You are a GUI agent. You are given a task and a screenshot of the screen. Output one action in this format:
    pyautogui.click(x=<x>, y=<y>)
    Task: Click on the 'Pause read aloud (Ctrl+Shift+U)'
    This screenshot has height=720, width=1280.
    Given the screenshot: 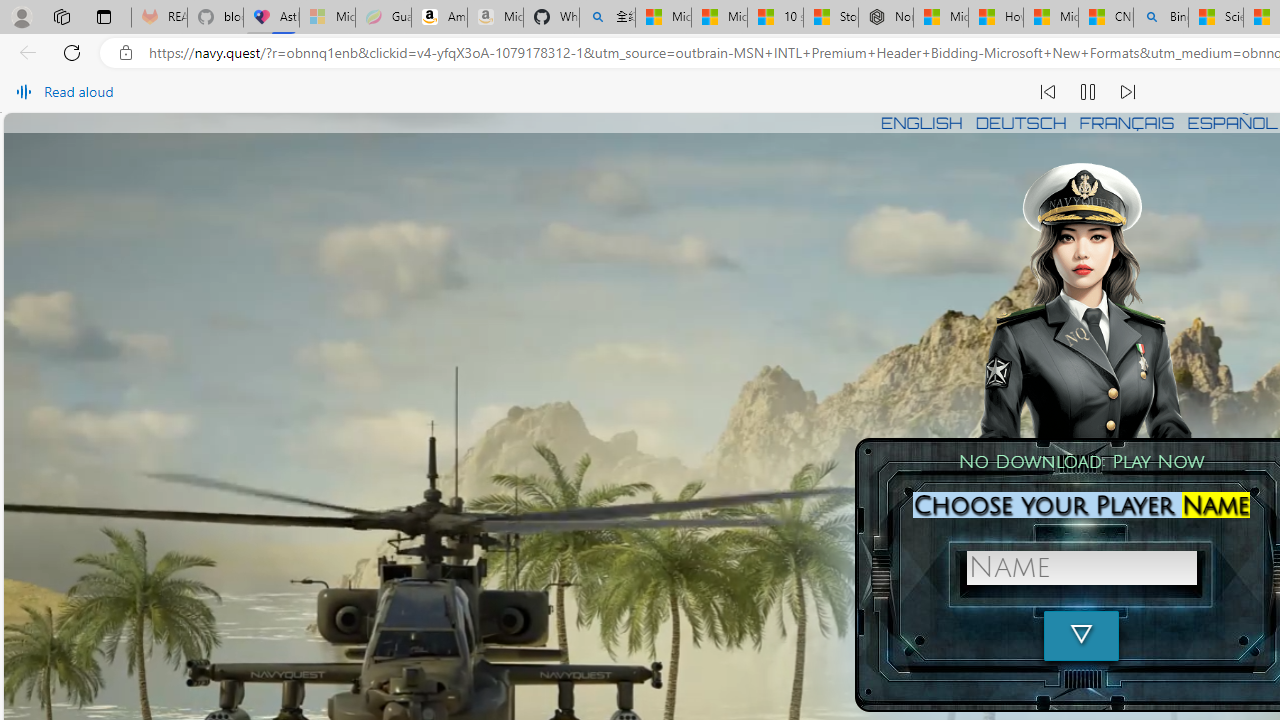 What is the action you would take?
    pyautogui.click(x=1087, y=92)
    